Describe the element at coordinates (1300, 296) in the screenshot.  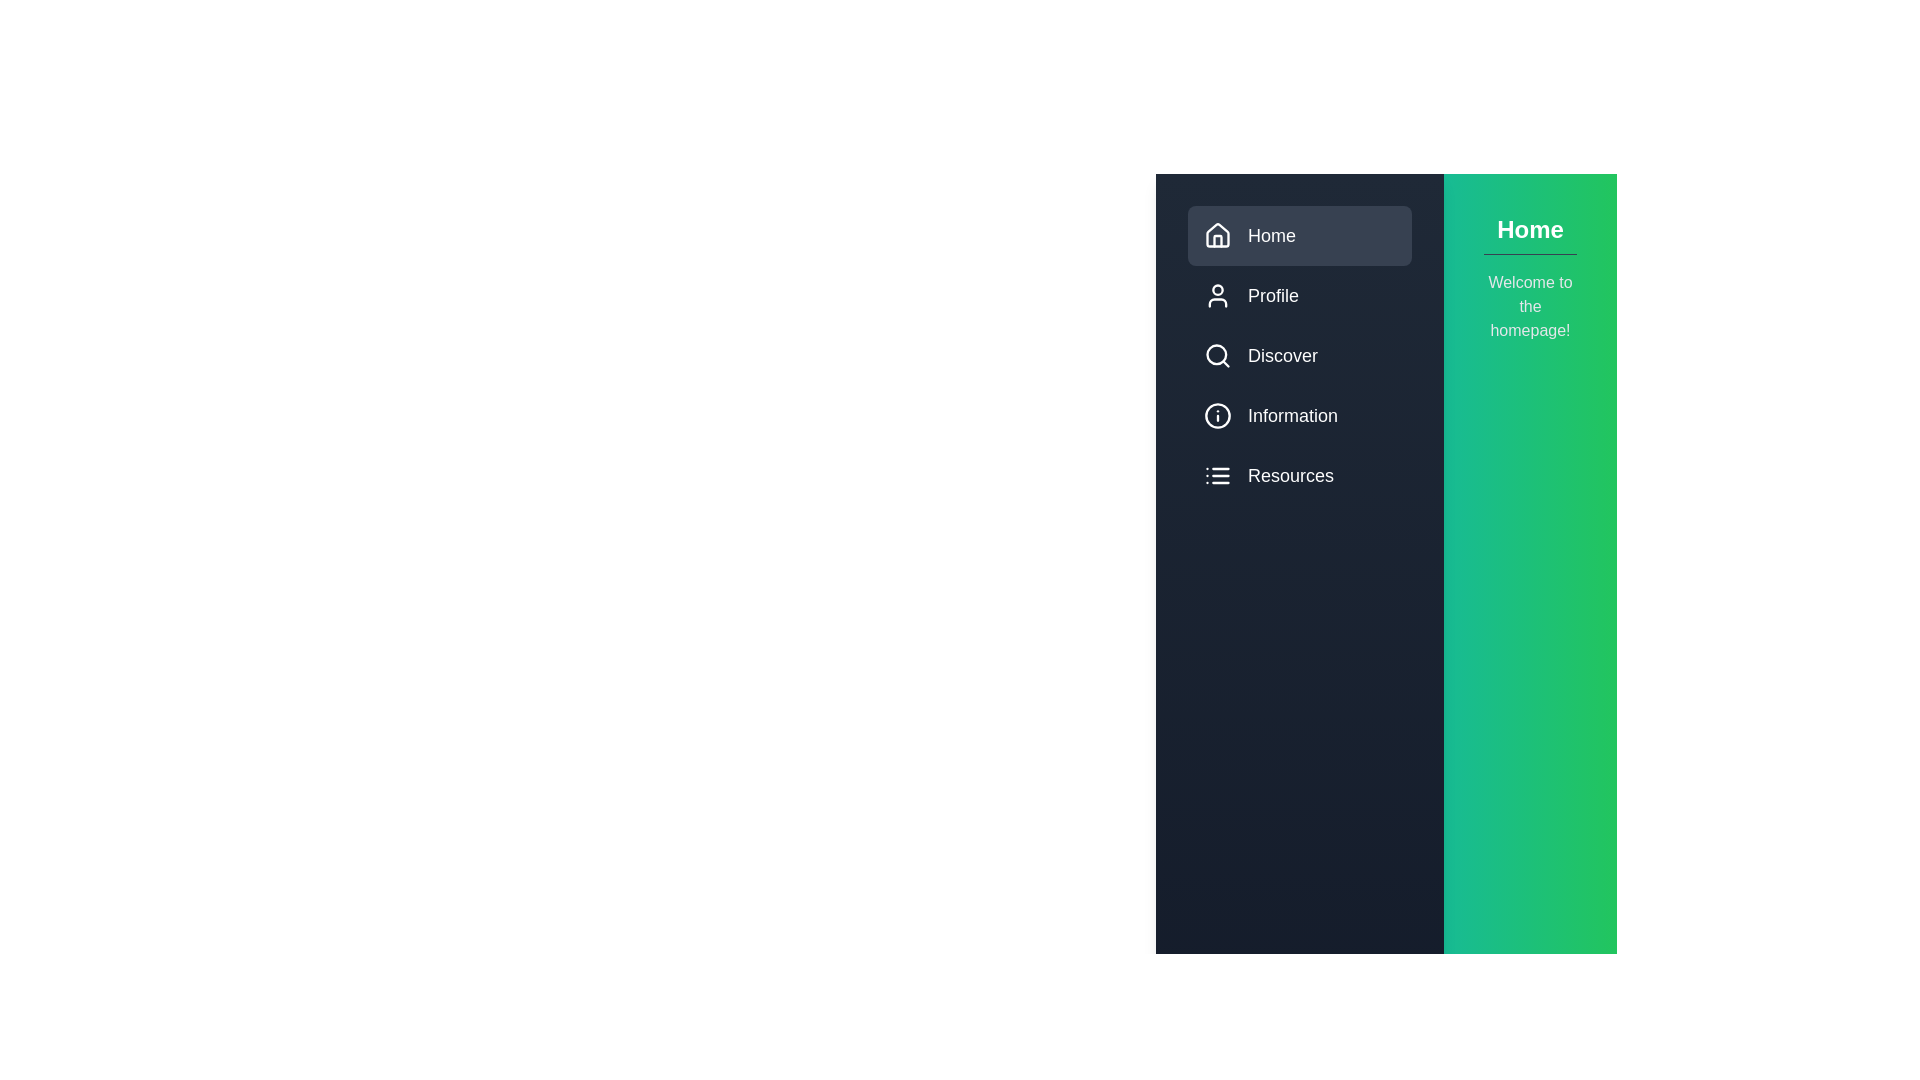
I see `the menu item labeled Profile to switch the active content` at that location.